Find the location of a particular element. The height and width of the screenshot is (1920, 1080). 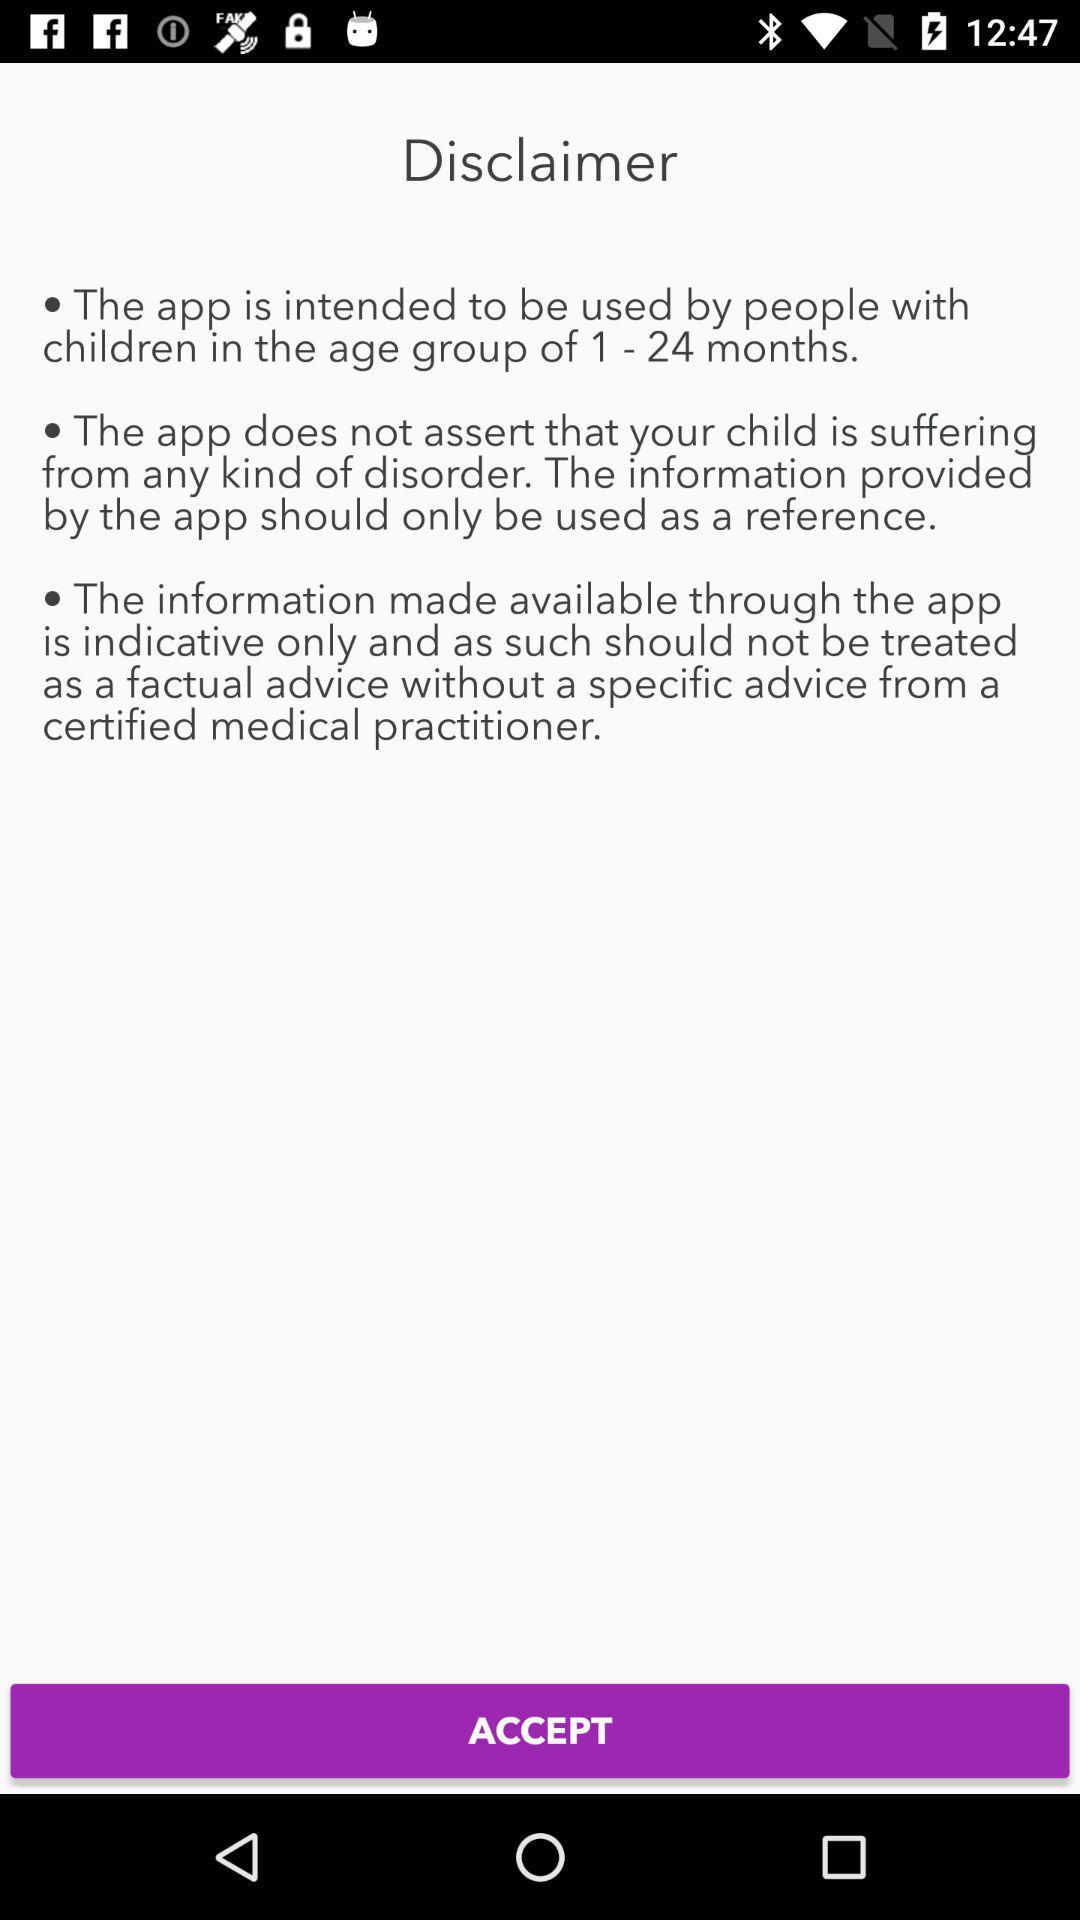

icon below the app is item is located at coordinates (540, 1730).